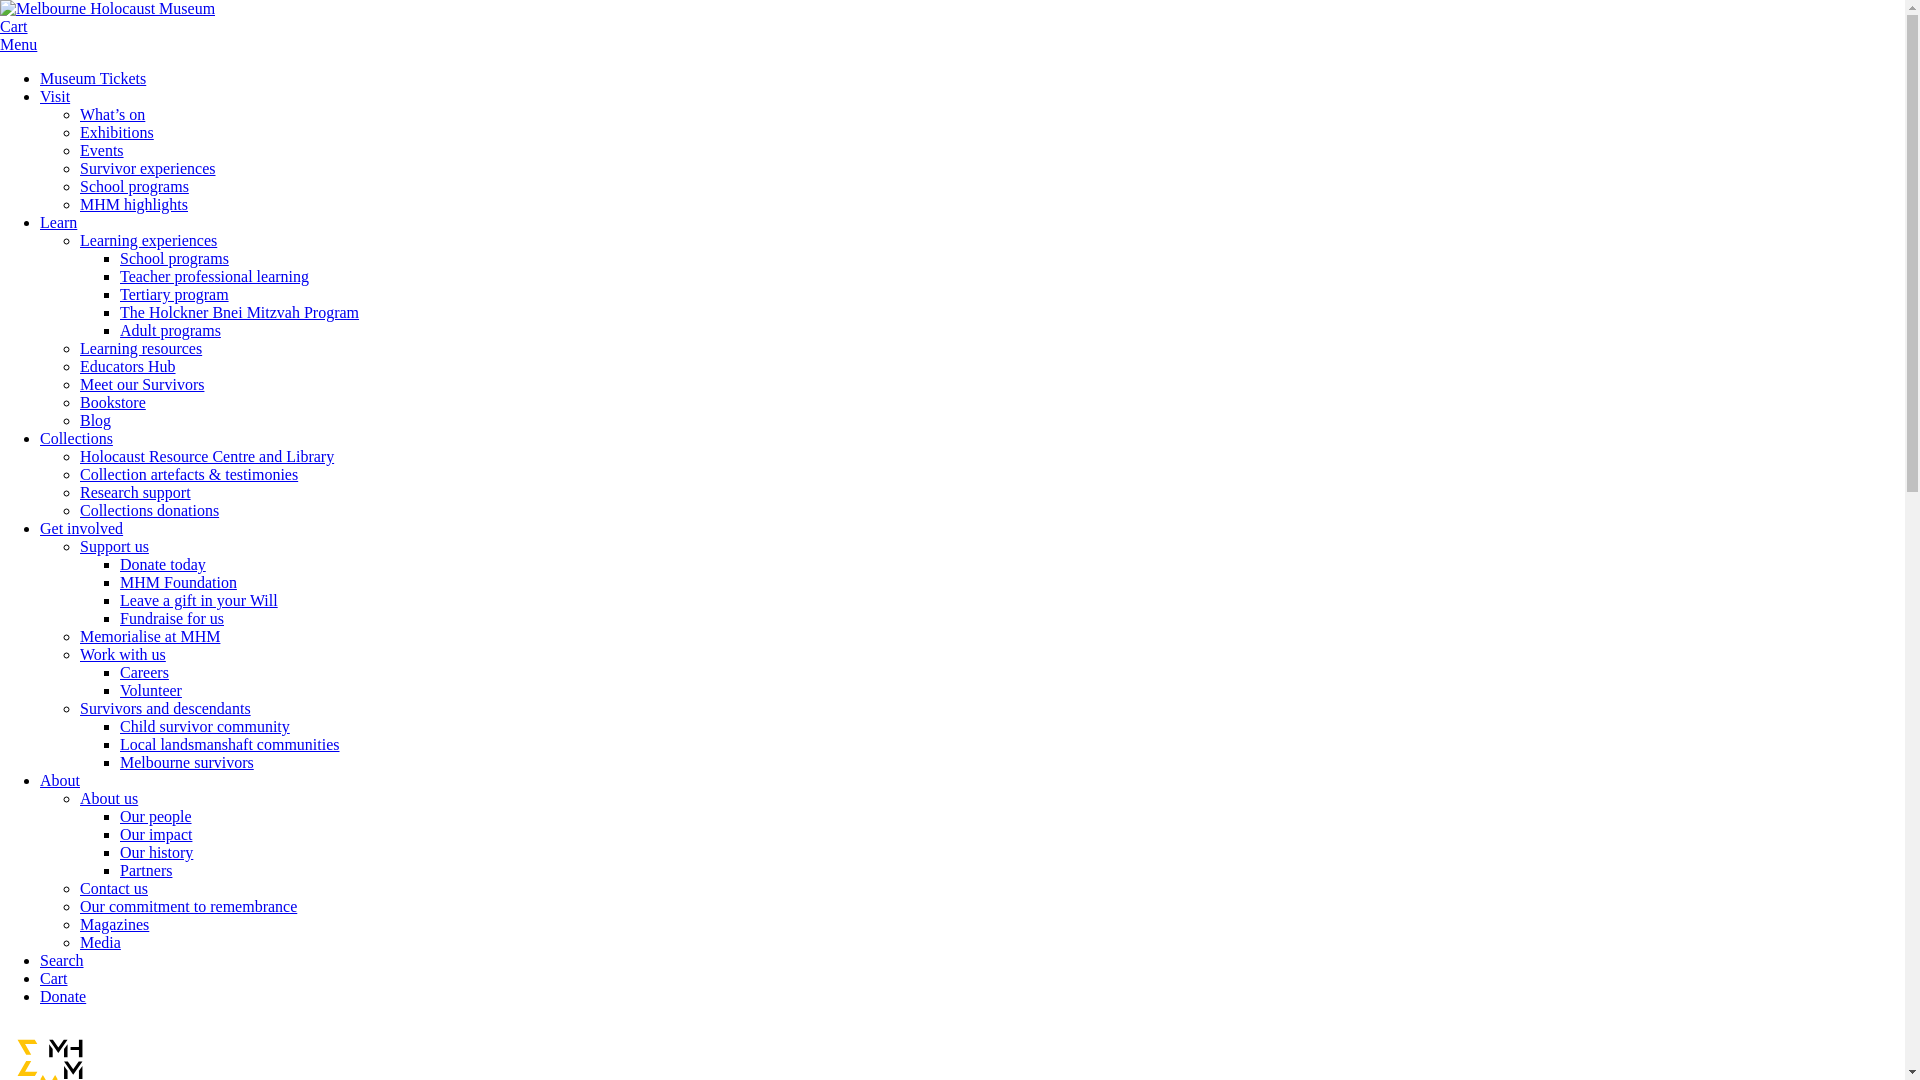 This screenshot has width=1920, height=1080. I want to click on 'Bookstore', so click(80, 402).